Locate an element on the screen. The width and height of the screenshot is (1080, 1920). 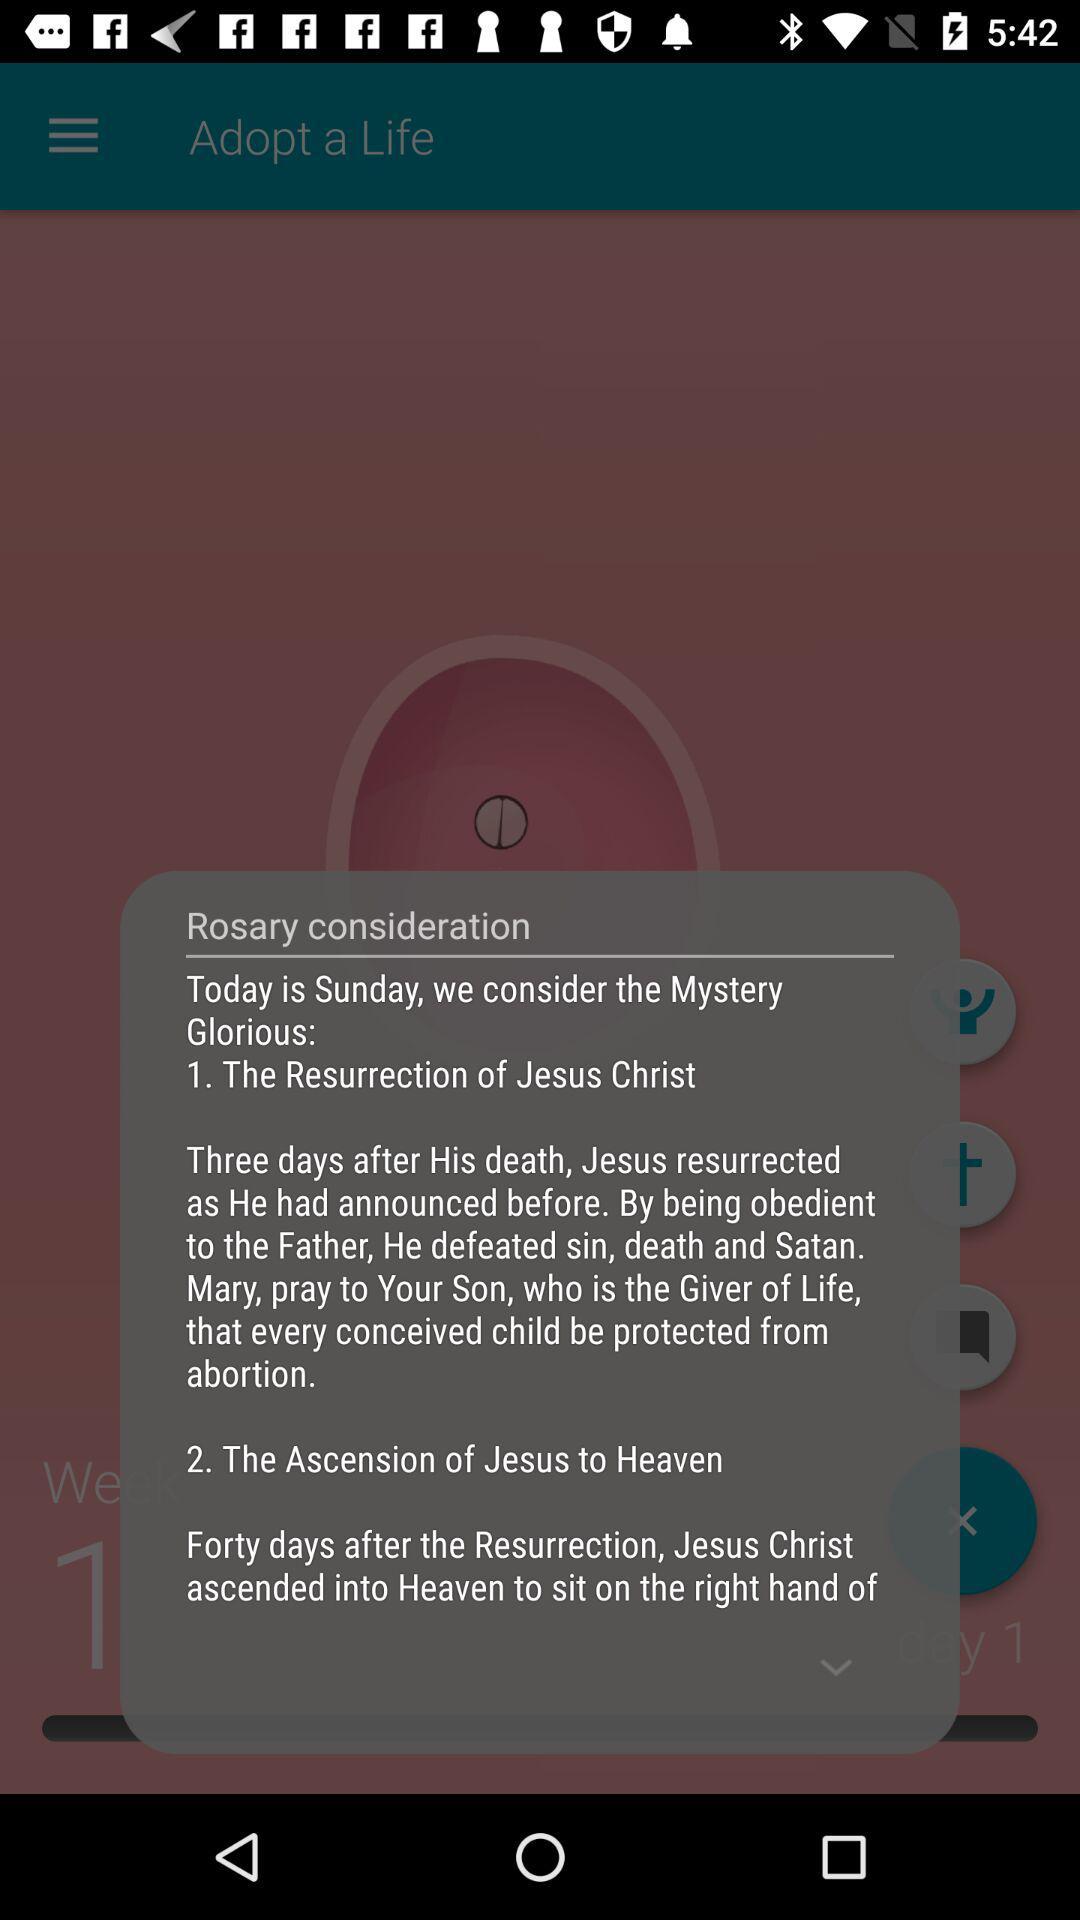
today is sunday is located at coordinates (540, 1286).